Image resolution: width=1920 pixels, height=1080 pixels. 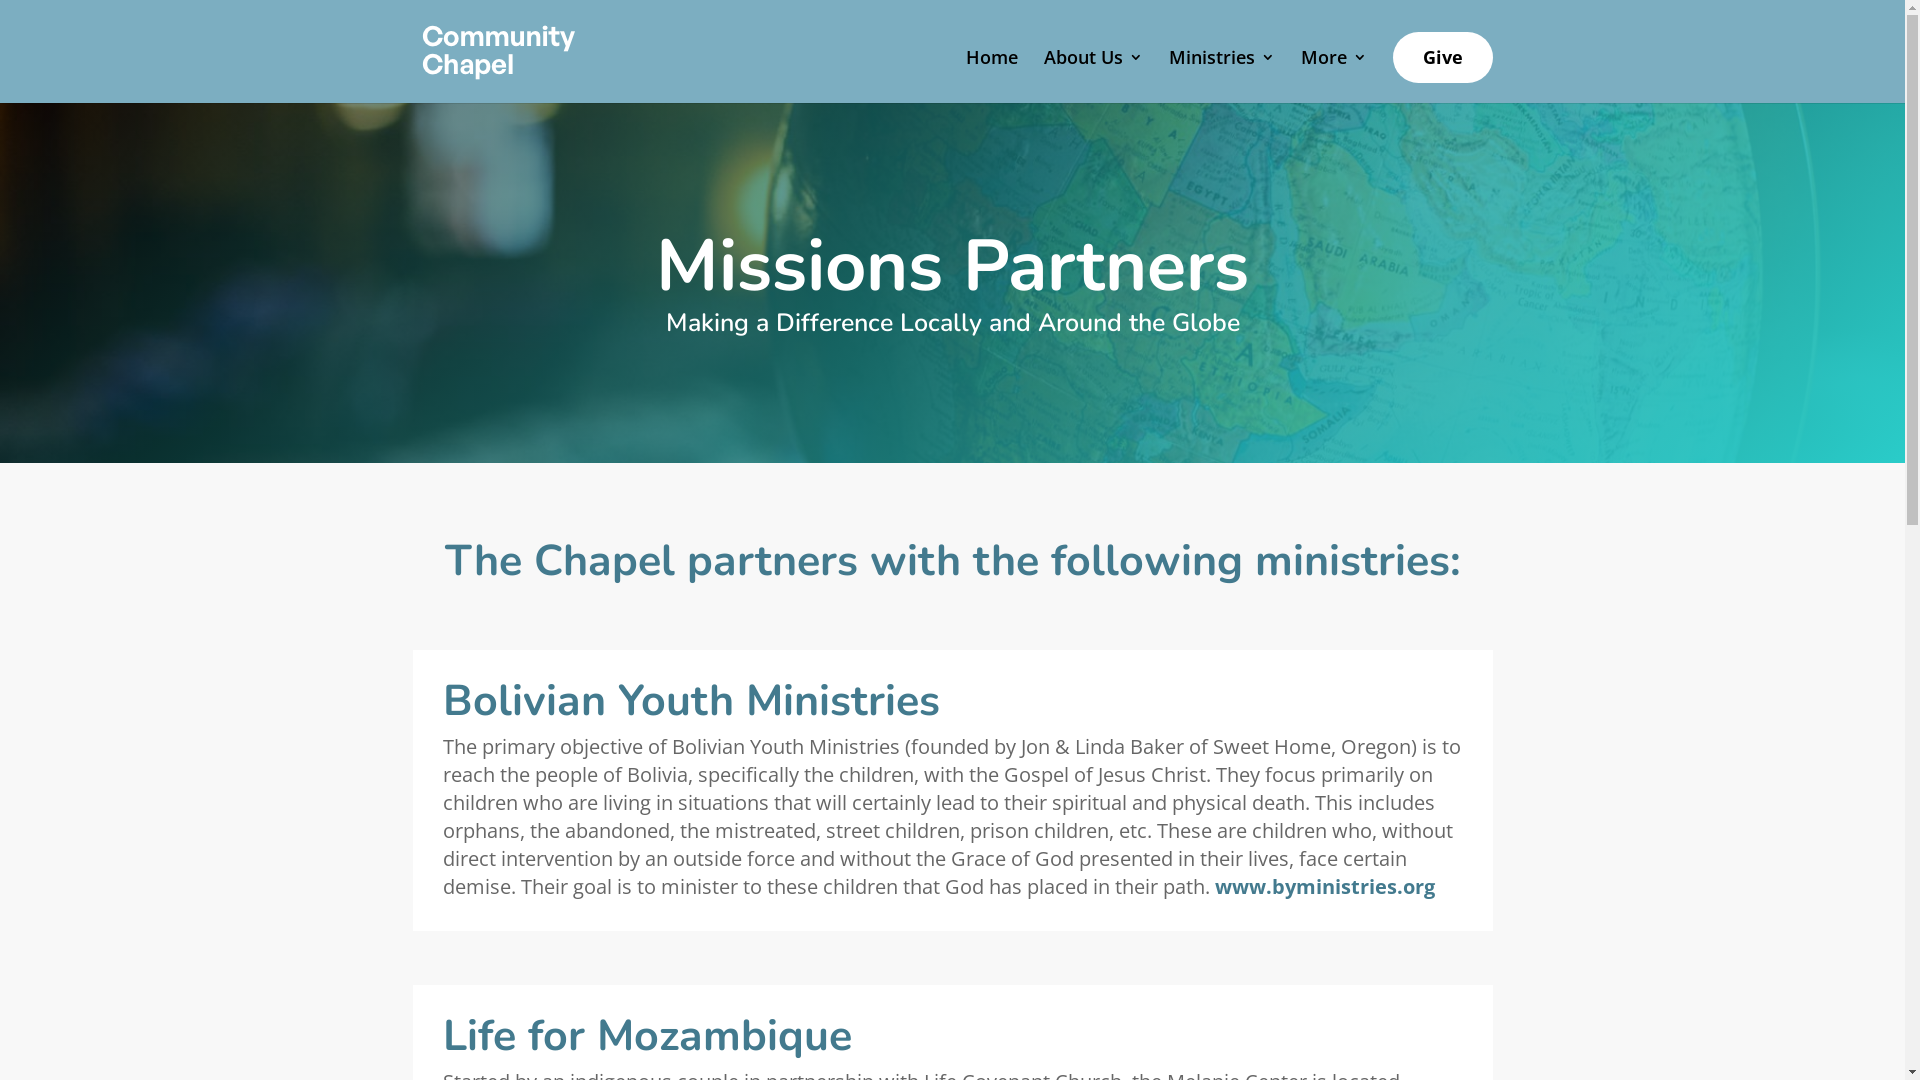 What do you see at coordinates (1219, 72) in the screenshot?
I see `'Ministries'` at bounding box center [1219, 72].